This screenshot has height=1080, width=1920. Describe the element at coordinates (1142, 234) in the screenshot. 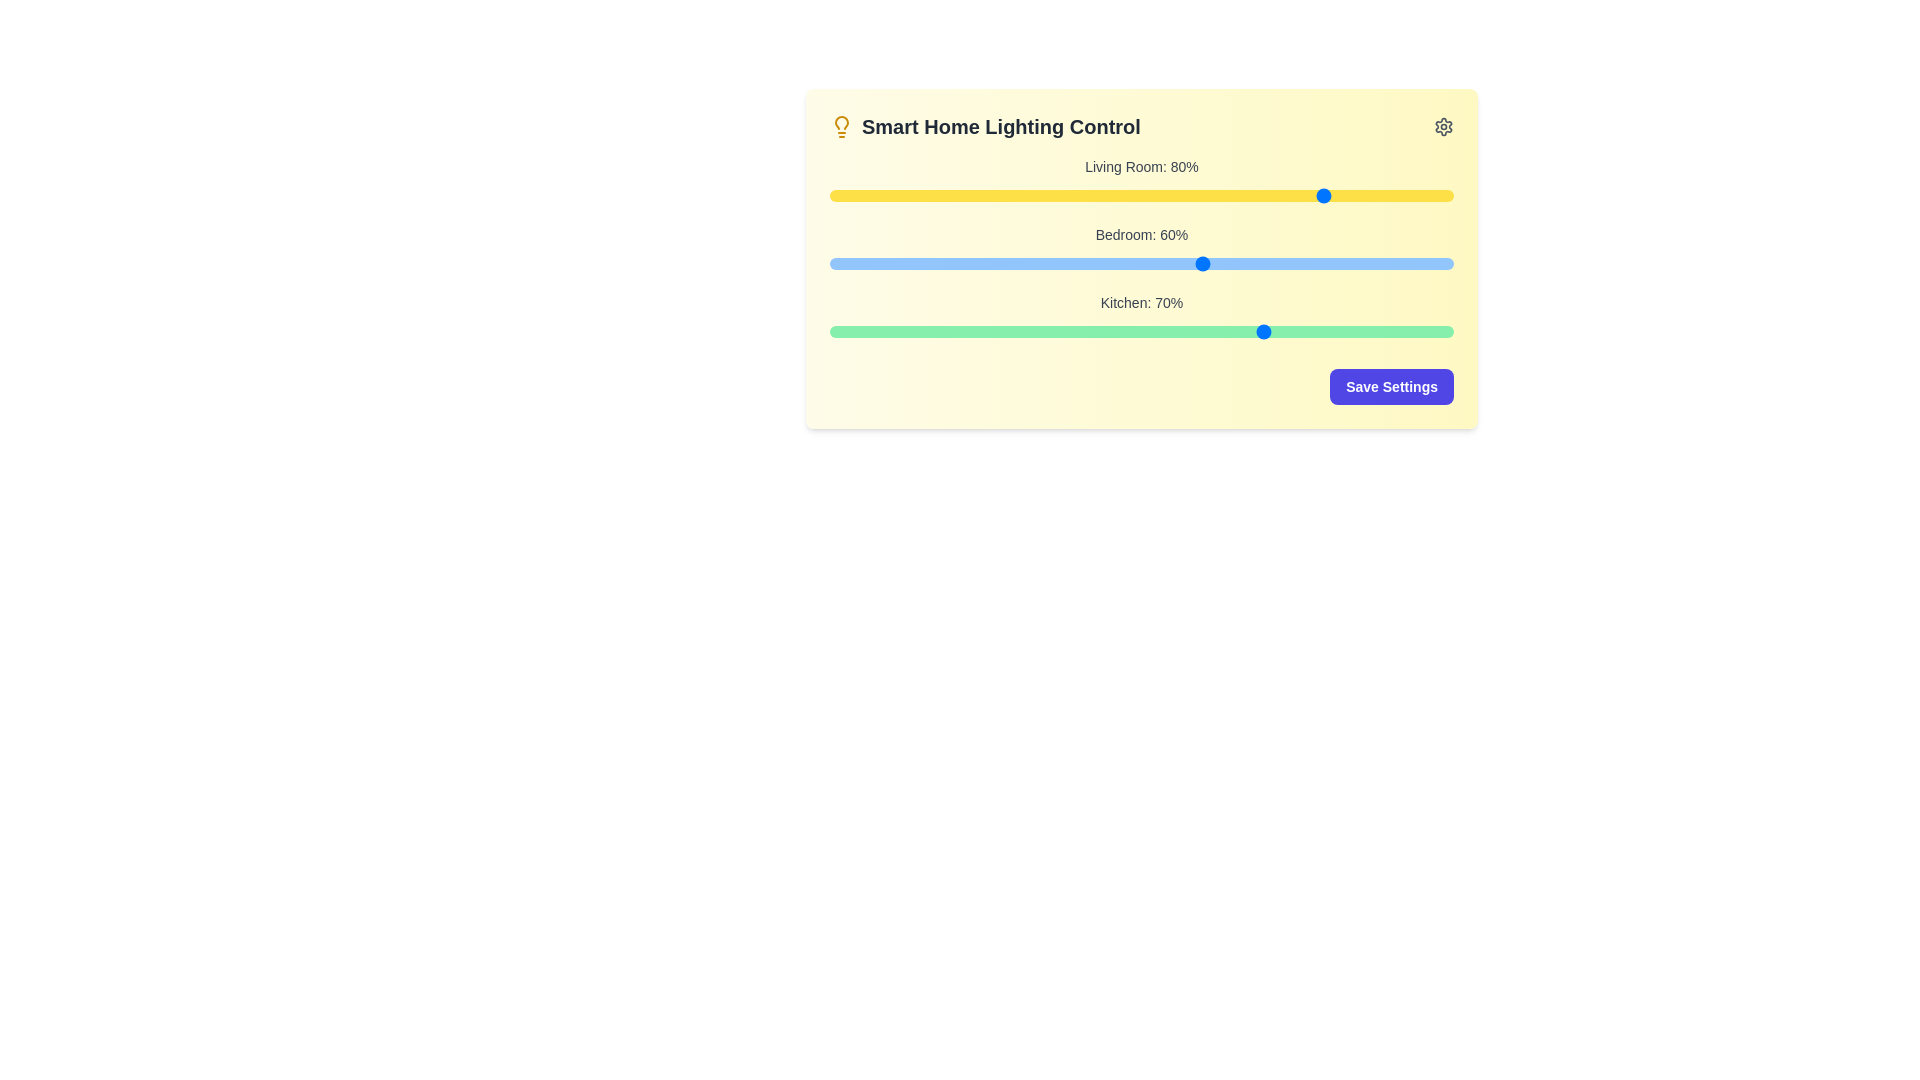

I see `the text label displaying 'Bedroom: 60%' which is positioned above the blue slider bar labeled 'Bedroom'` at that location.